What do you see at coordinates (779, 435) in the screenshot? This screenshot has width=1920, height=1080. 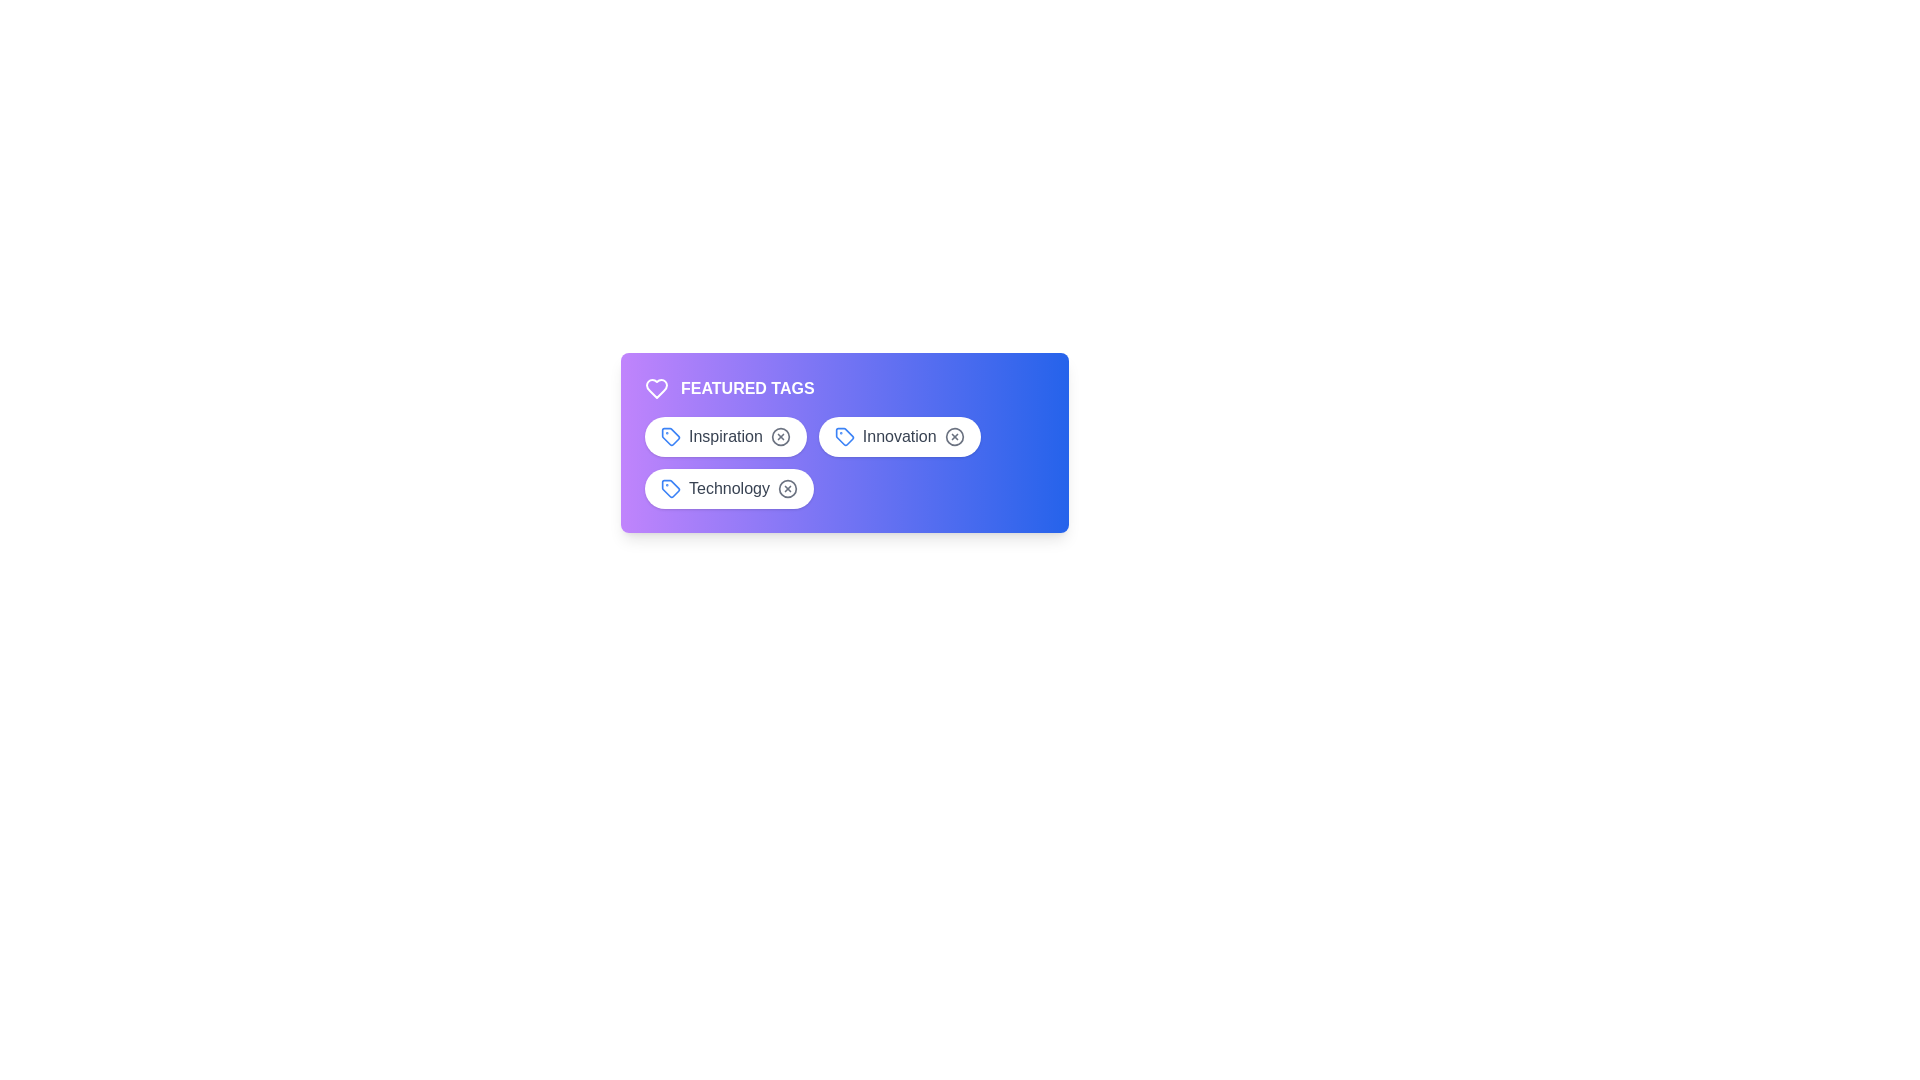 I see `the Close button/icon next to the 'Inspiration' tag in the 'Featured Tags' section` at bounding box center [779, 435].